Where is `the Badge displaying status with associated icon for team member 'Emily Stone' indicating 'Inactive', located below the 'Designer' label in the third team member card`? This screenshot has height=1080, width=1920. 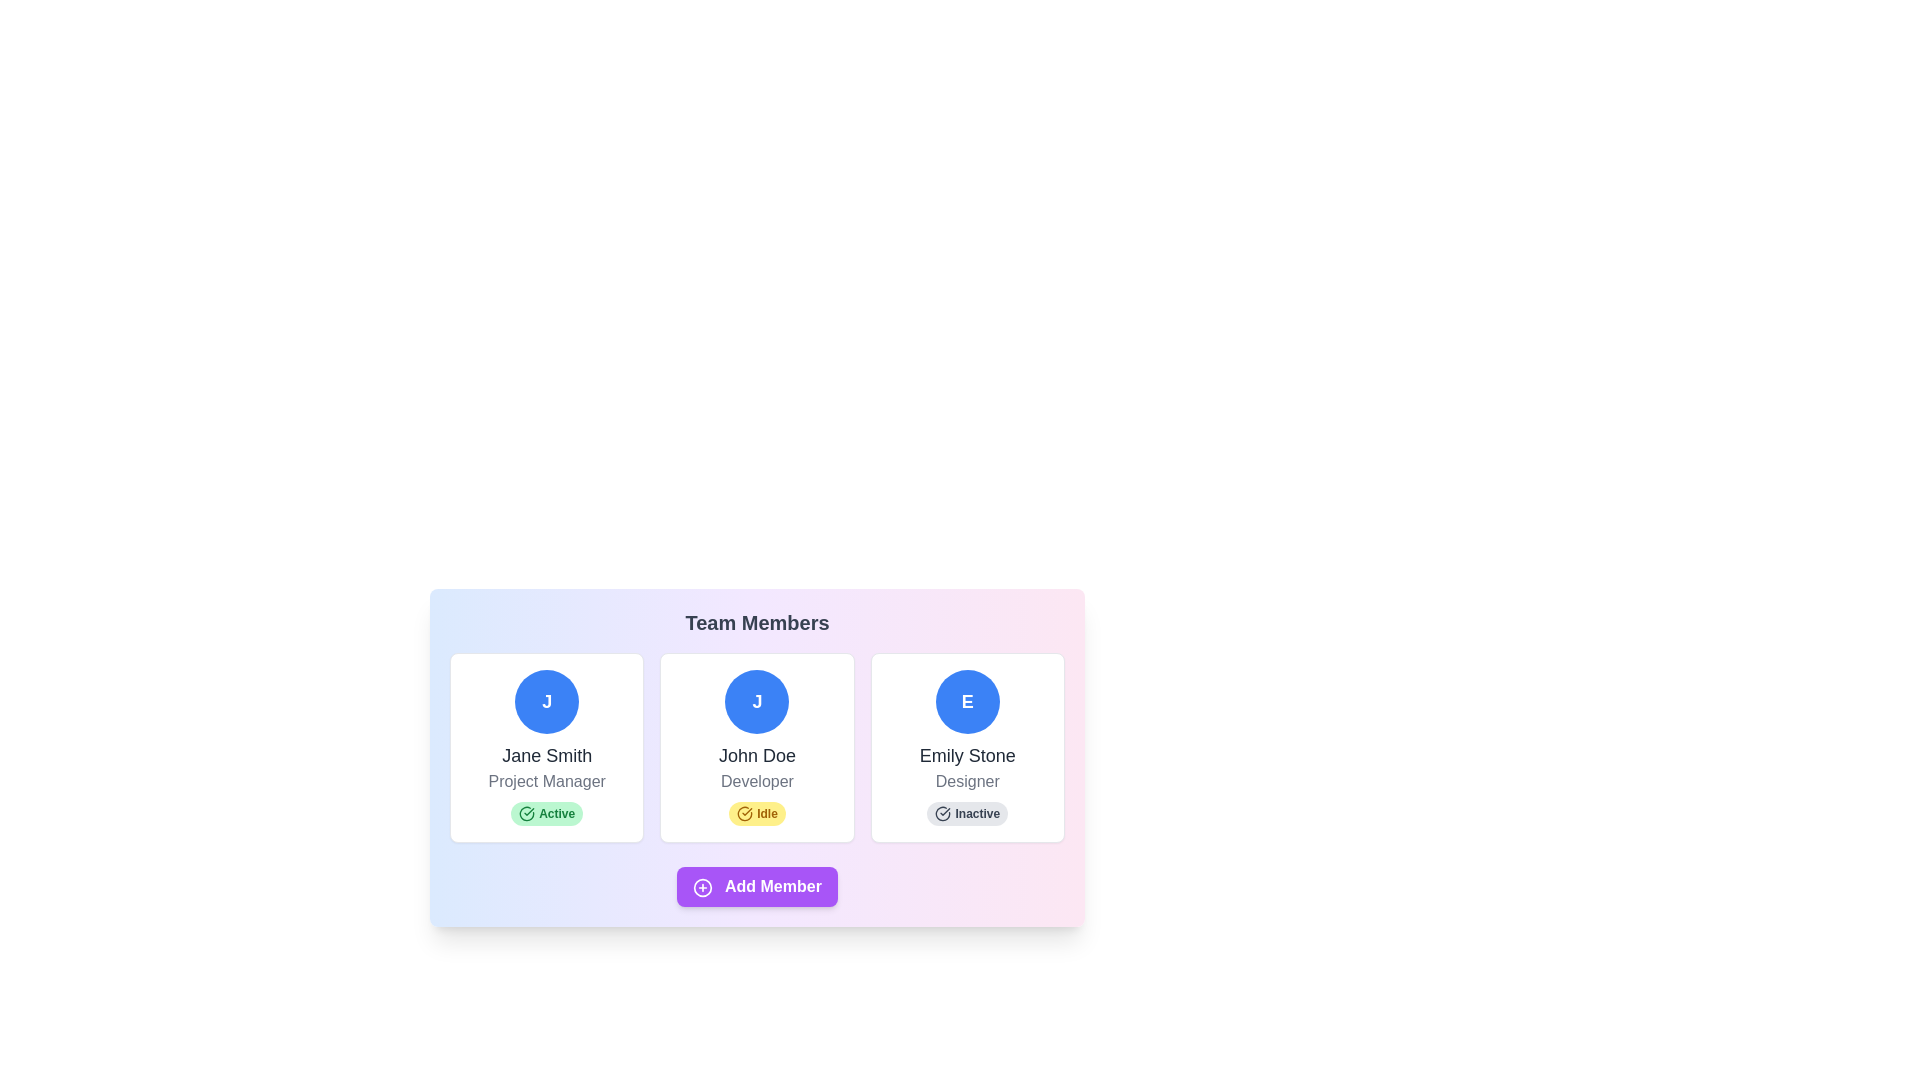
the Badge displaying status with associated icon for team member 'Emily Stone' indicating 'Inactive', located below the 'Designer' label in the third team member card is located at coordinates (967, 813).